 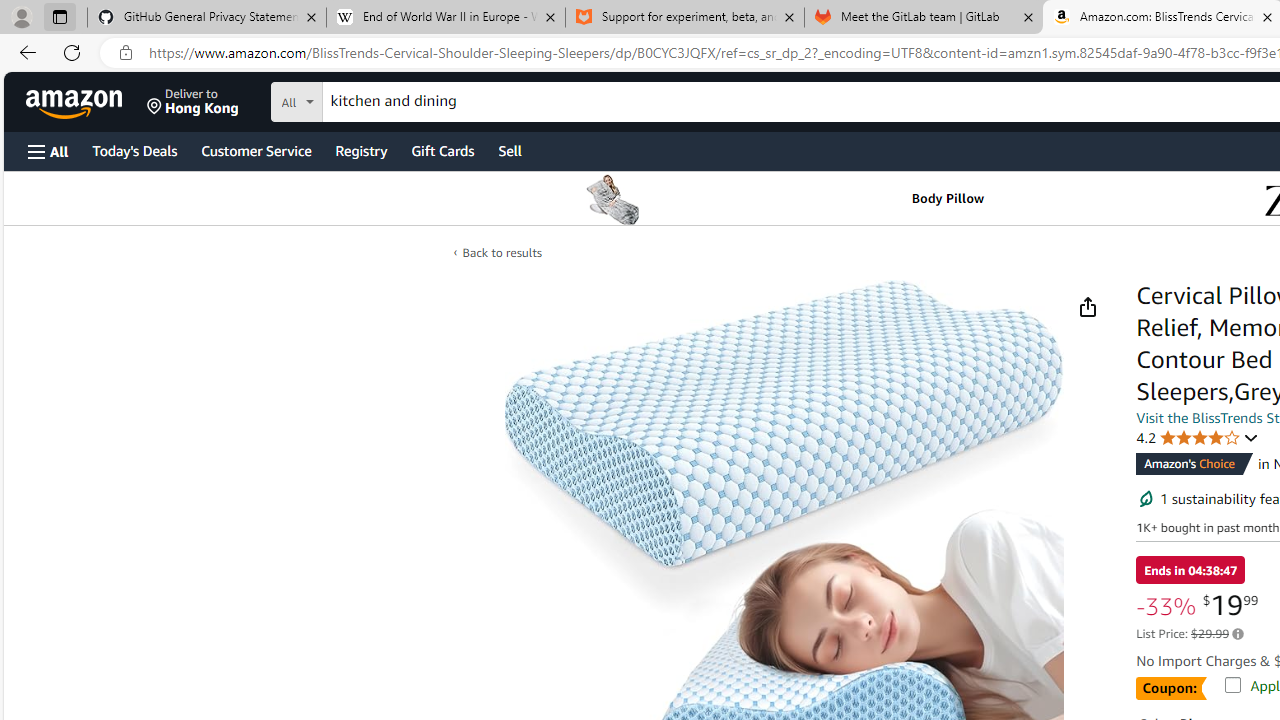 What do you see at coordinates (76, 101) in the screenshot?
I see `'Amazon'` at bounding box center [76, 101].